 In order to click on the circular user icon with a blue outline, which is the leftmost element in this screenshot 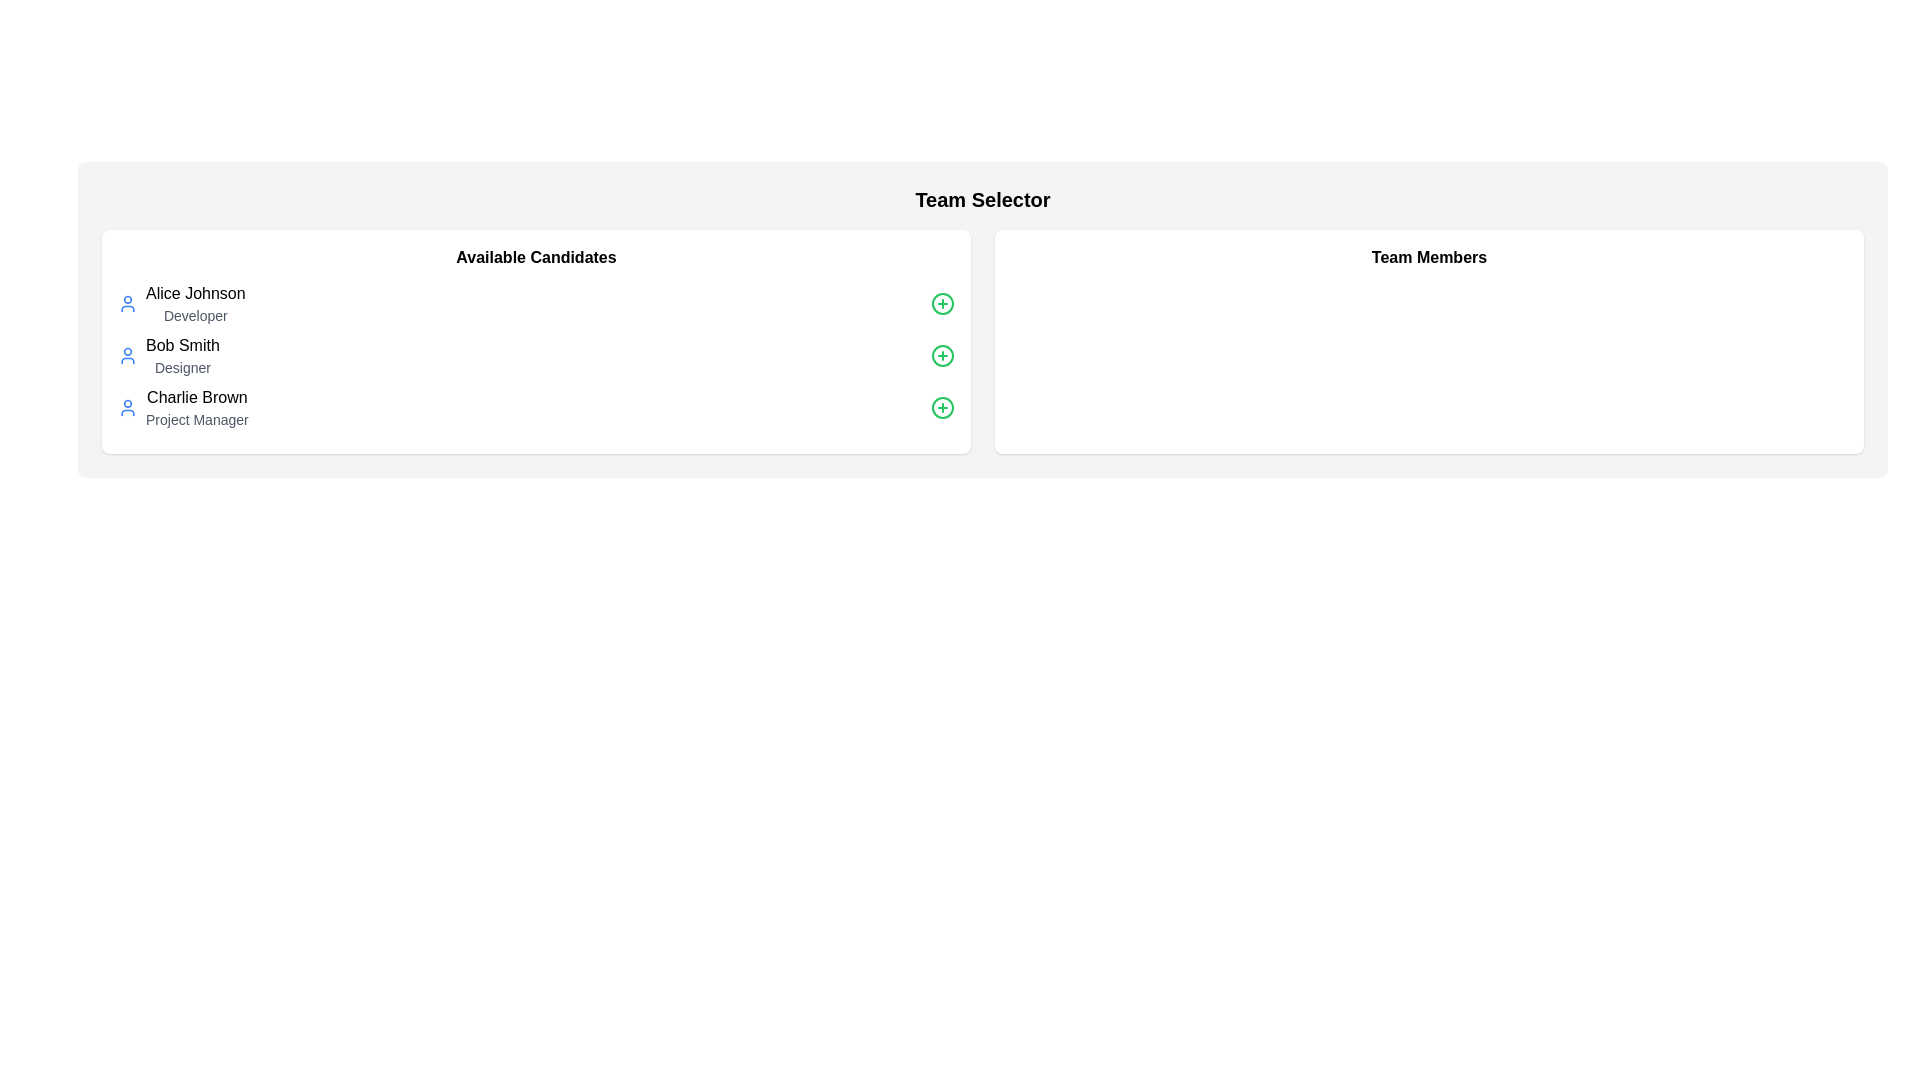, I will do `click(127, 407)`.